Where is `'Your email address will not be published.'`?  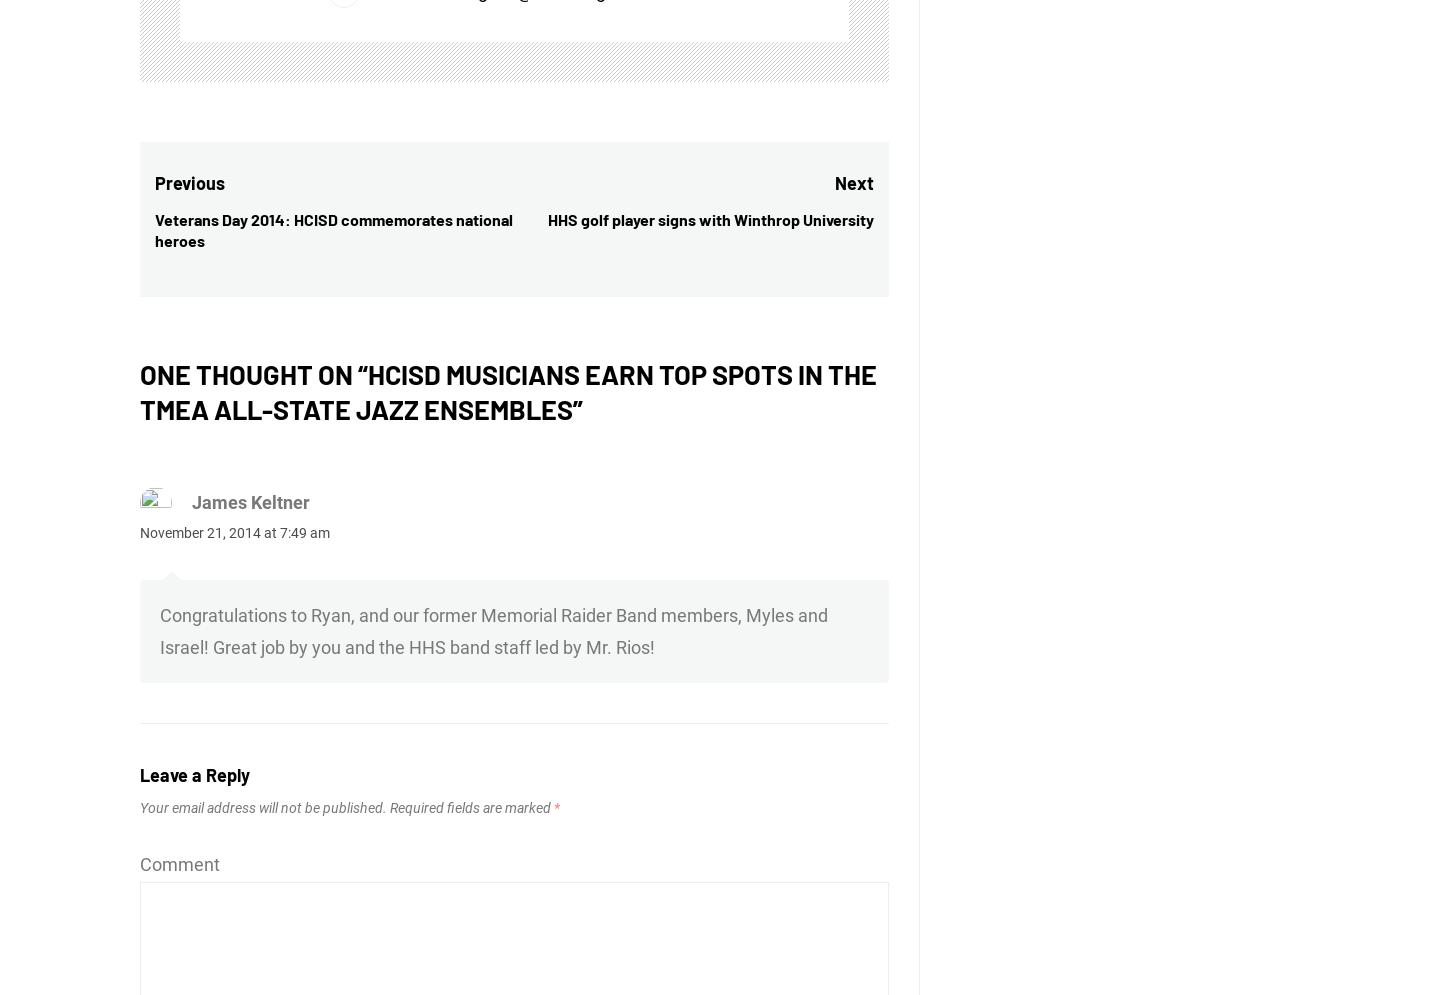
'Your email address will not be published.' is located at coordinates (263, 807).